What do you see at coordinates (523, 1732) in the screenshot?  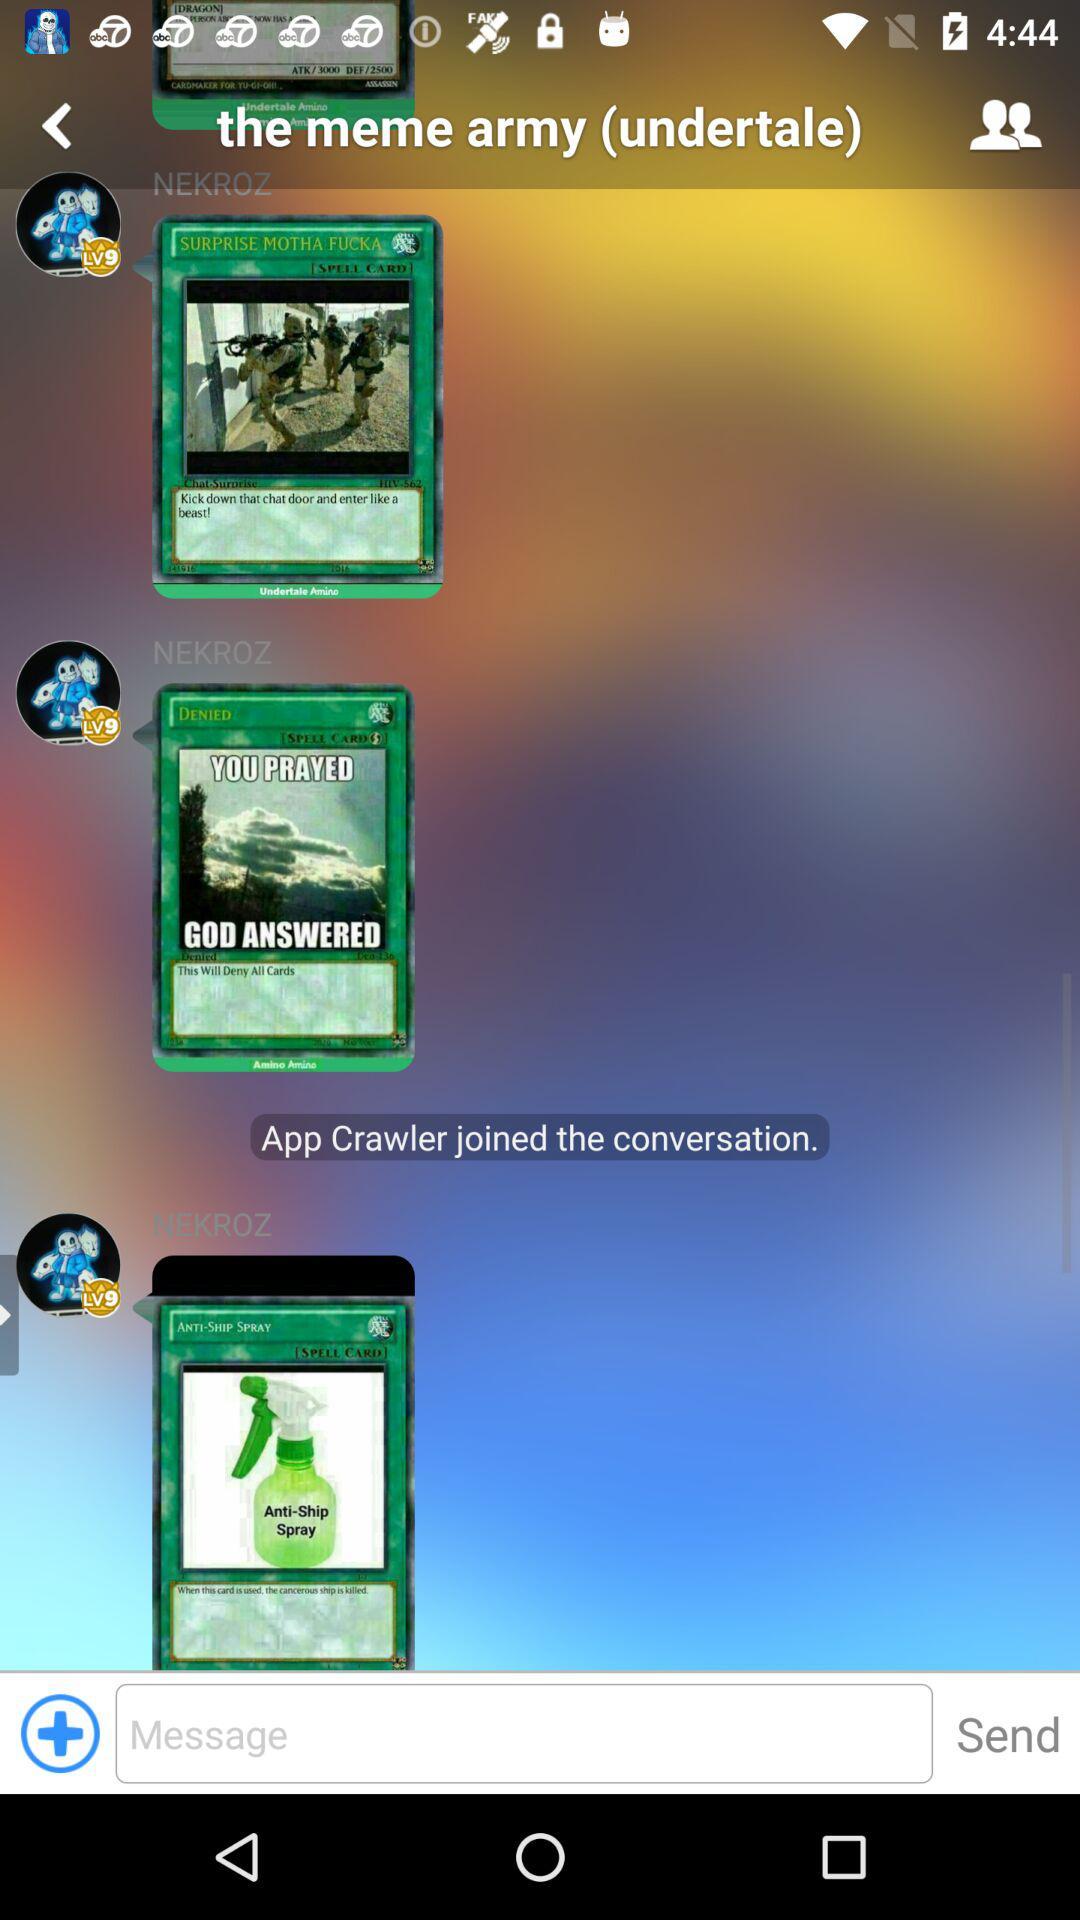 I see `message entering box` at bounding box center [523, 1732].